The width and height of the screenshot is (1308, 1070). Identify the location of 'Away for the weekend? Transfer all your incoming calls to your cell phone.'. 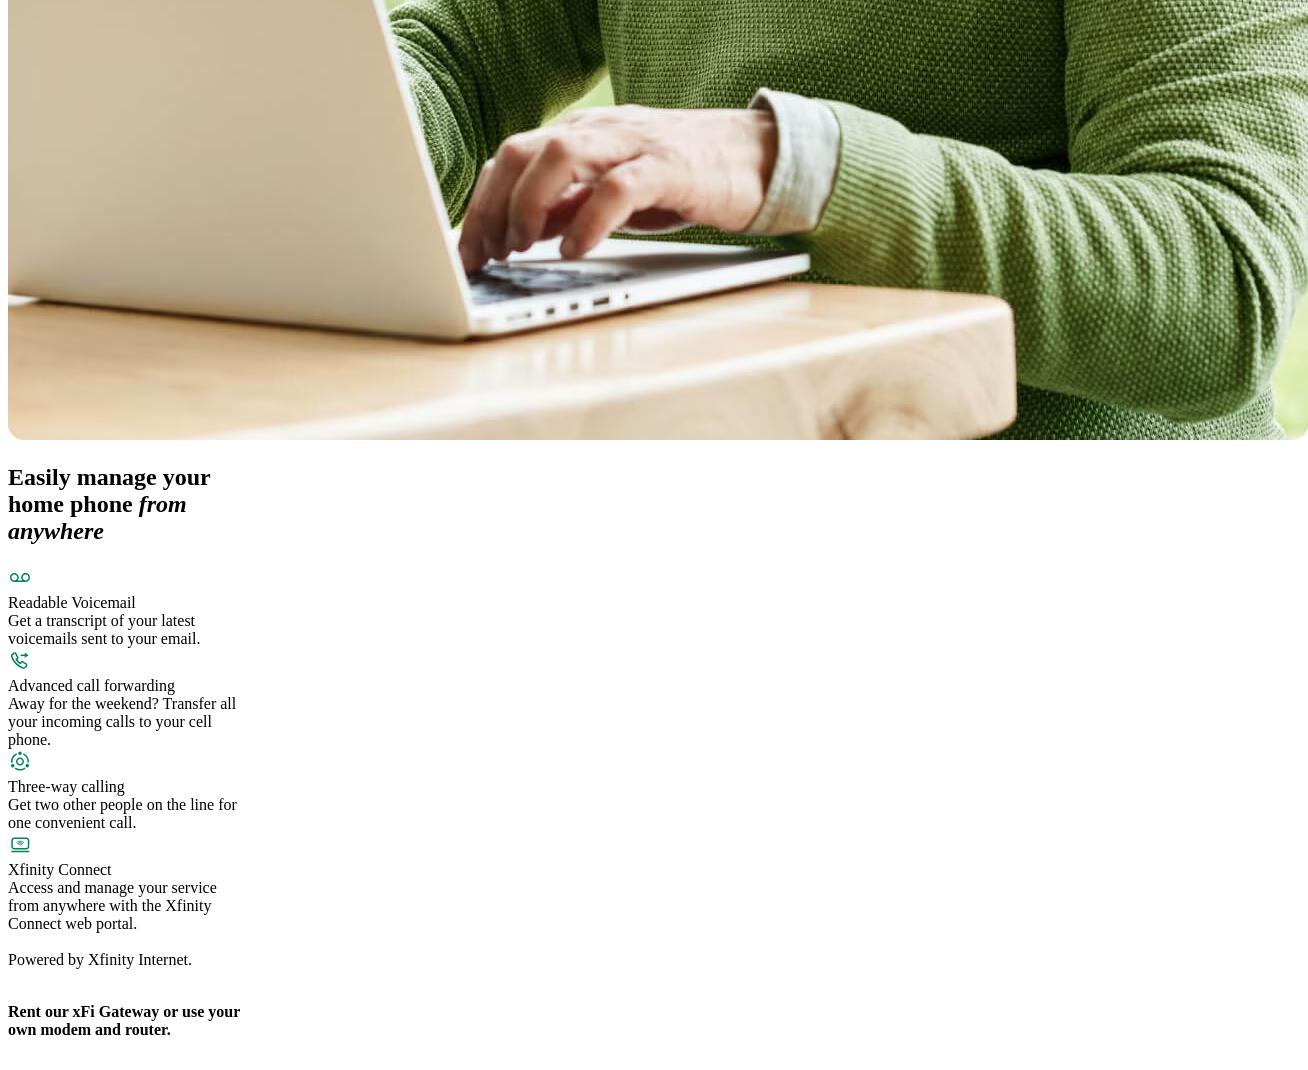
(121, 720).